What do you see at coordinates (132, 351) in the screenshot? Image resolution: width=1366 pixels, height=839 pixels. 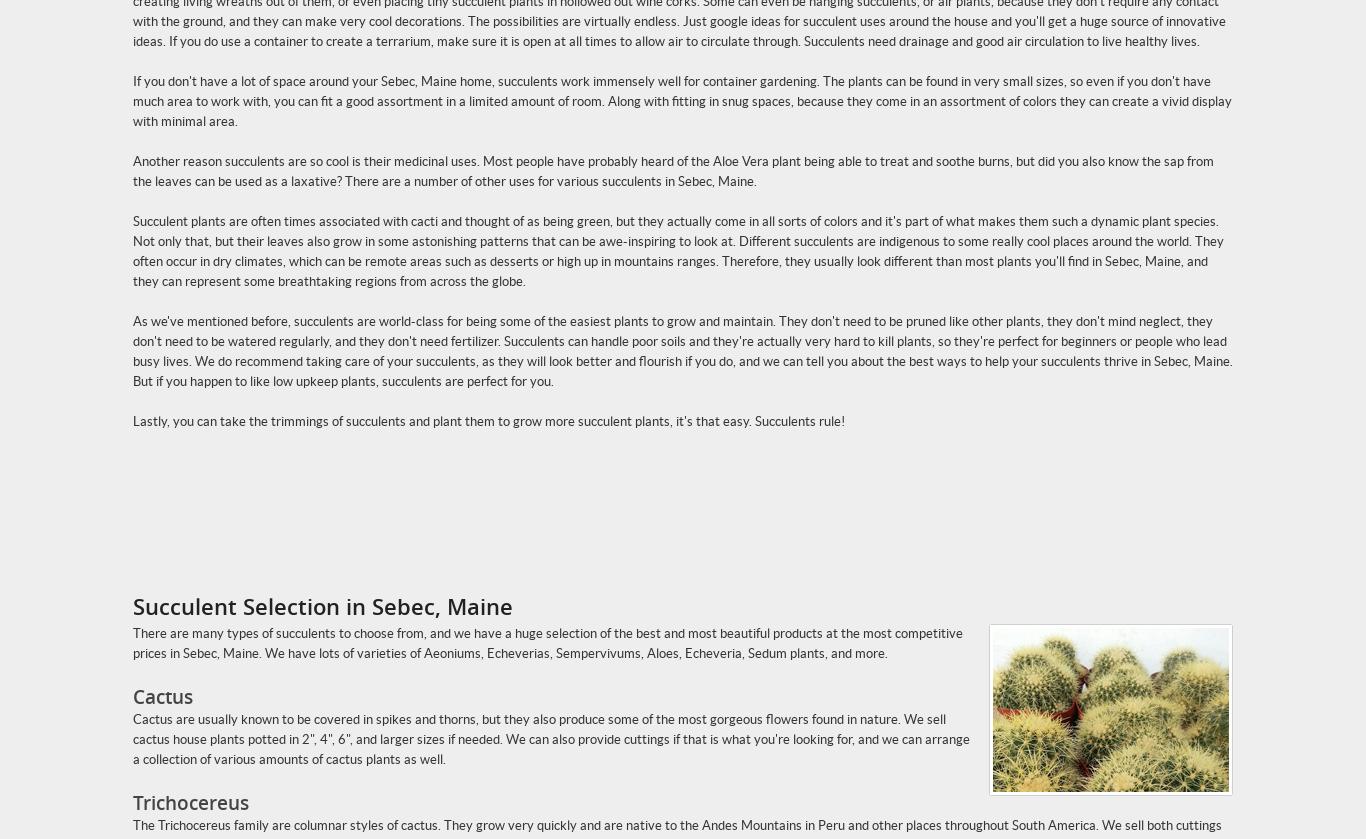 I see `'As we've mentioned before, succulents are world-class for being some of the easiest plants to grow and maintain. They don't need to be pruned like other plants, they don't mind neglect, they don't need to be watered regularly, and they don't need fertilizer. Succulents can handle poor soils and they're actually very hard to kill plants, so they're perfect for beginners or people who lead busy lives. We do recommend taking care of your succulents, as they will look better and flourish if you do, and we can tell you about the best ways to help your succulents thrive in Sebec, Maine. But if you happen to like low upkeep plants, succulents are perfect for you.'` at bounding box center [132, 351].